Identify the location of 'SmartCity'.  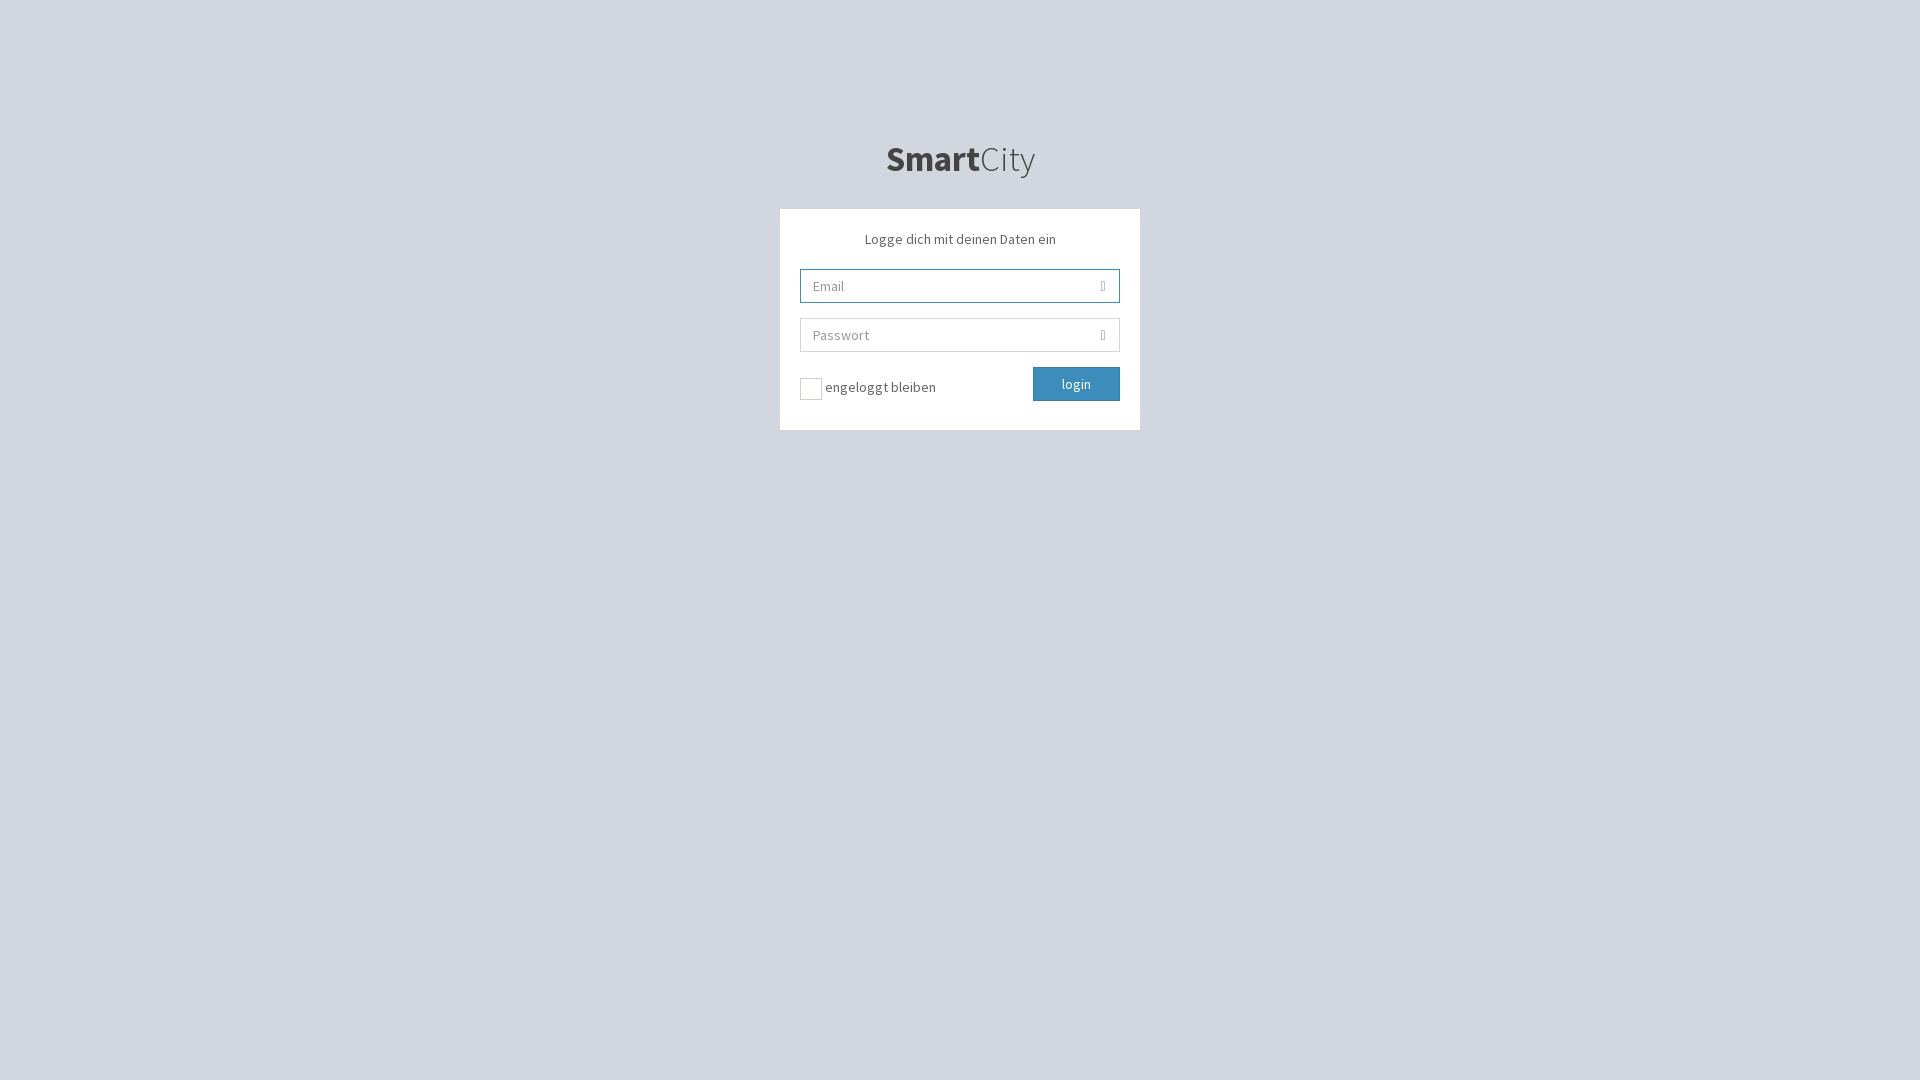
(960, 157).